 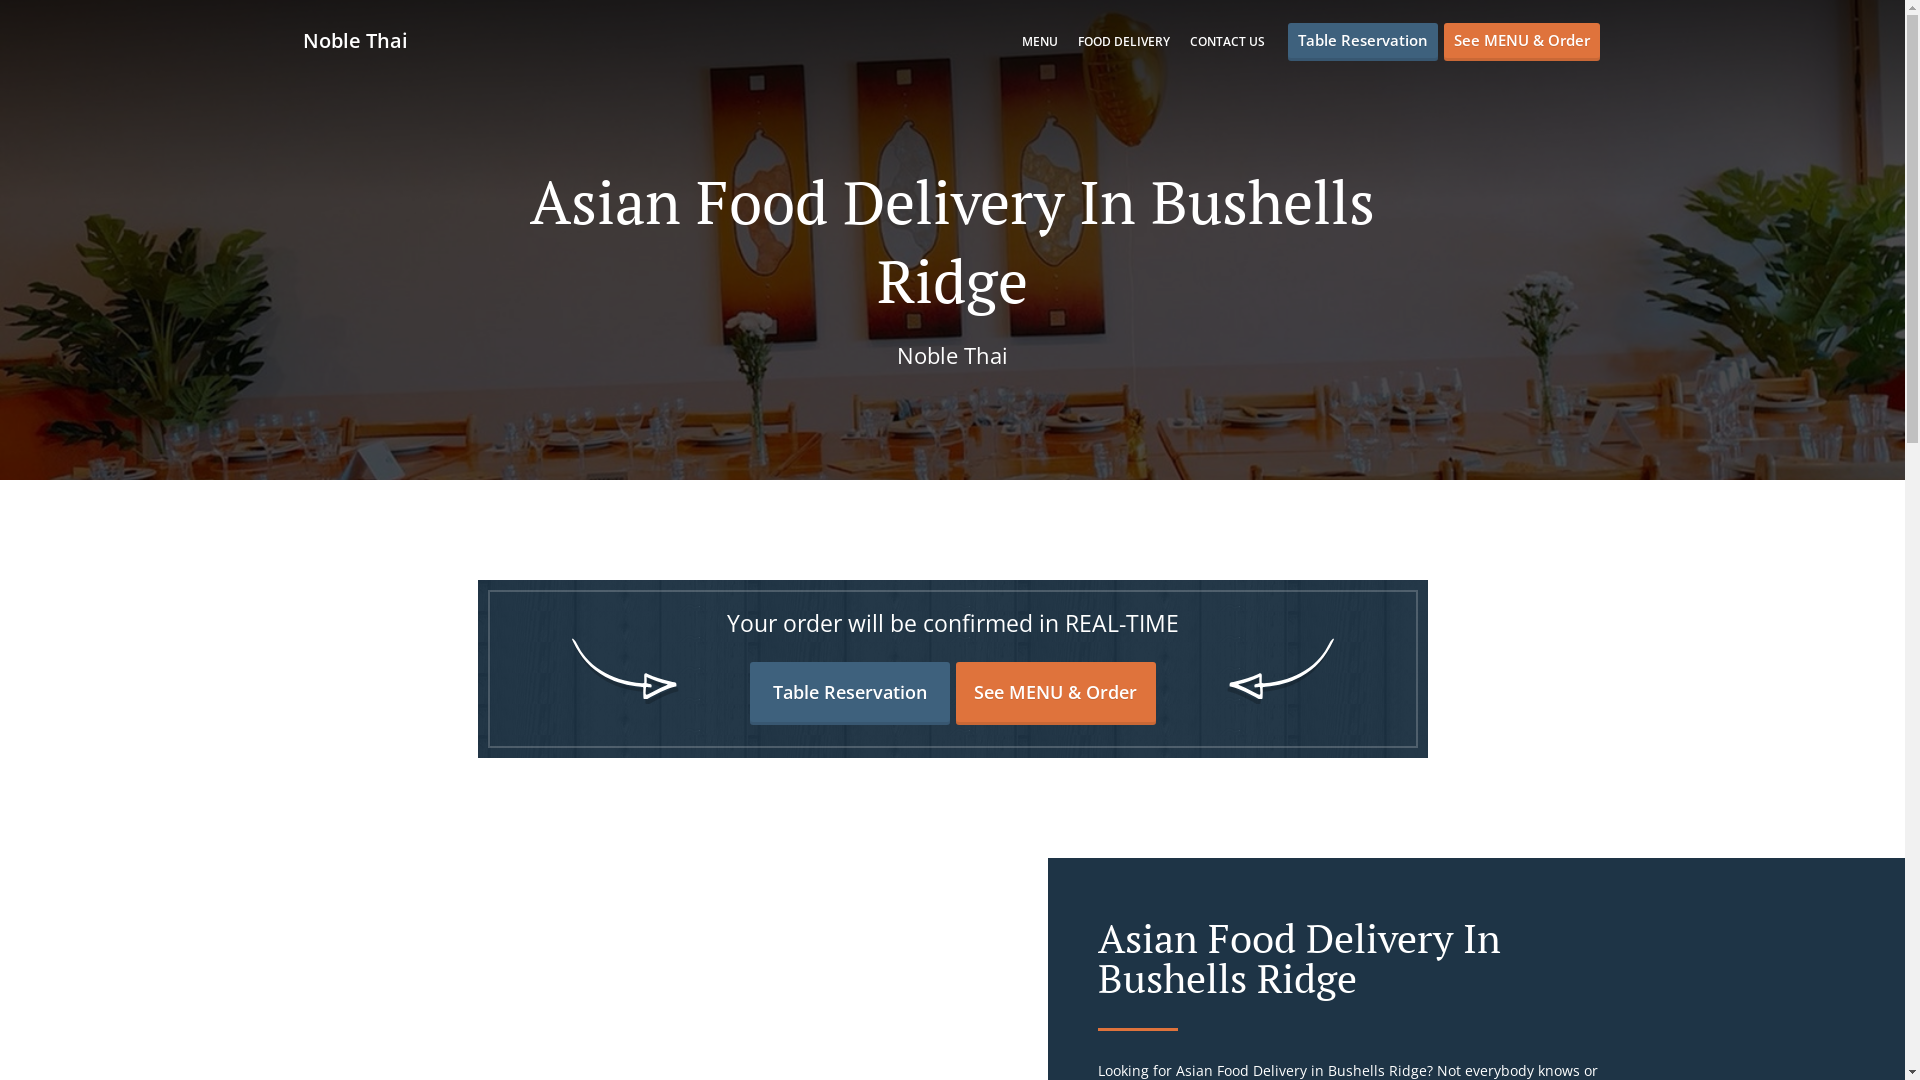 I want to click on 'MENU', so click(x=1040, y=41).